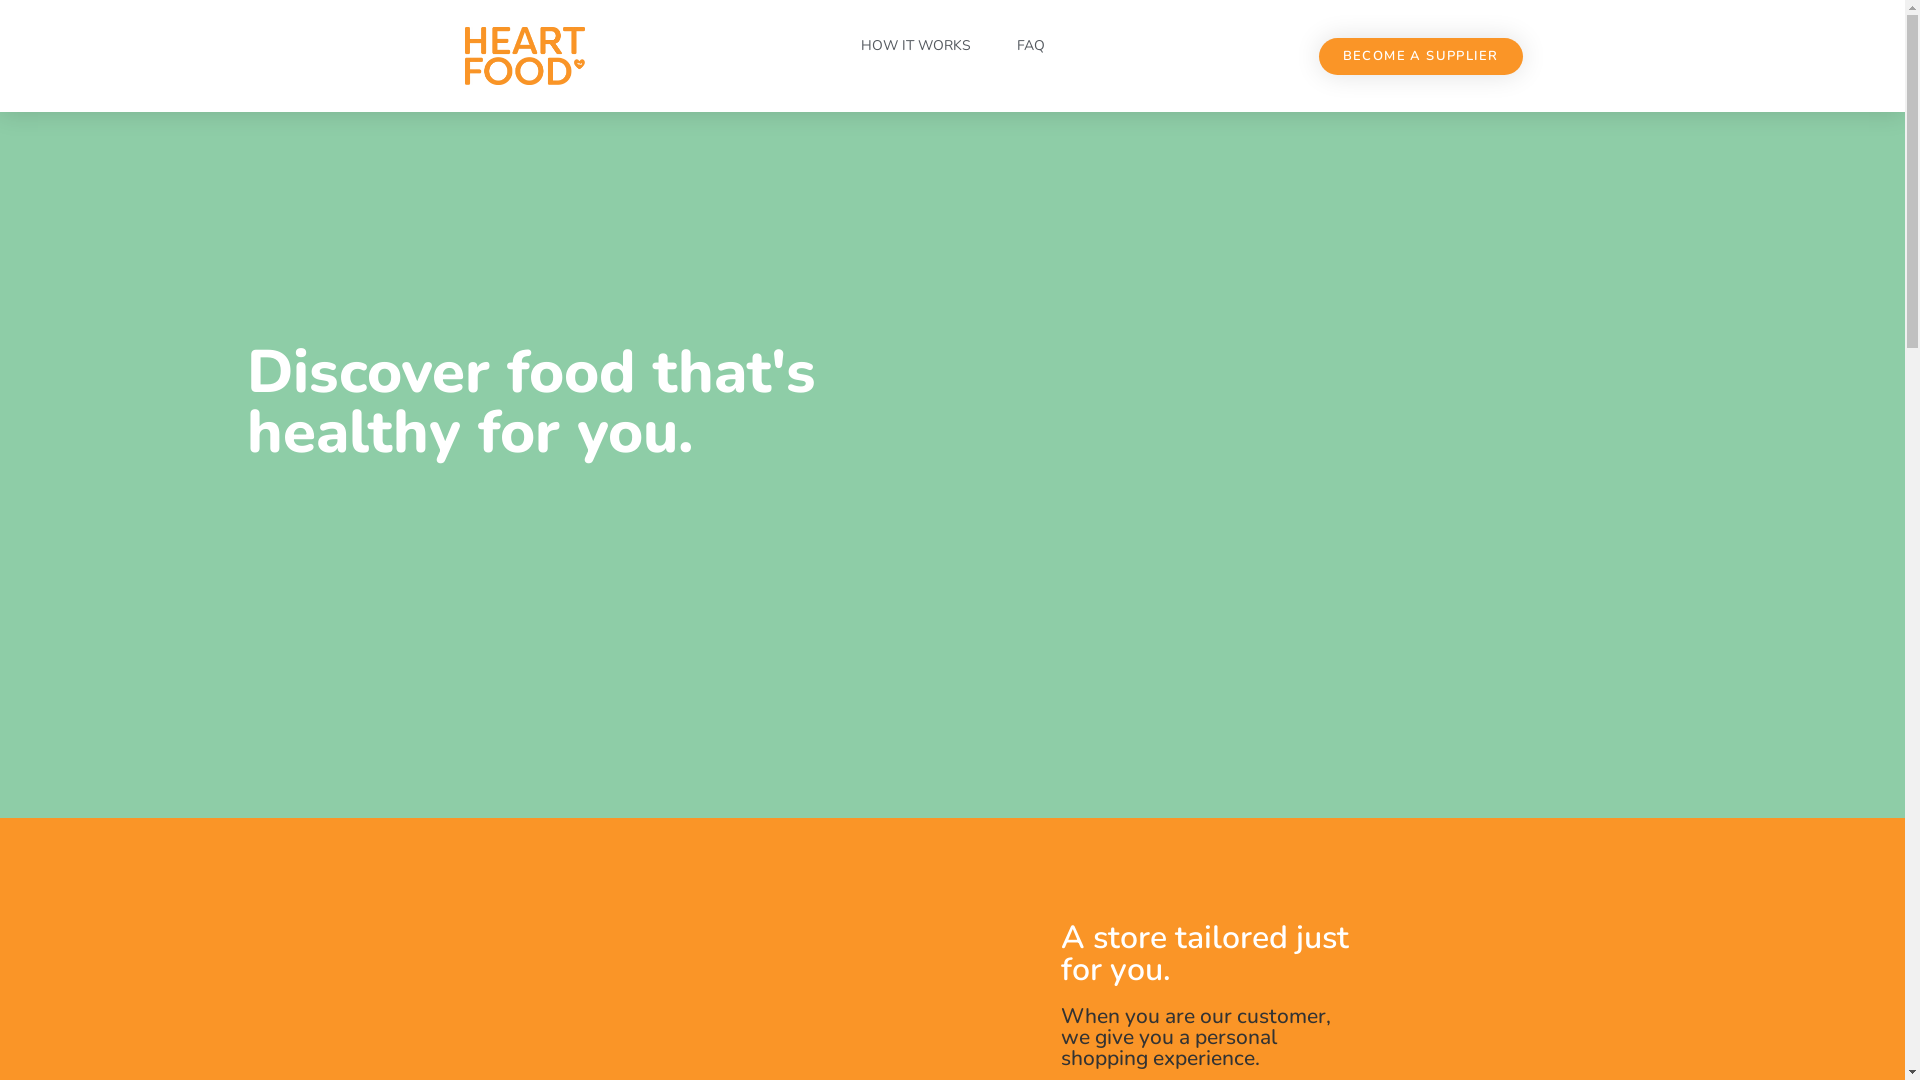 This screenshot has height=1080, width=1920. What do you see at coordinates (914, 45) in the screenshot?
I see `'HOW IT WORKS'` at bounding box center [914, 45].